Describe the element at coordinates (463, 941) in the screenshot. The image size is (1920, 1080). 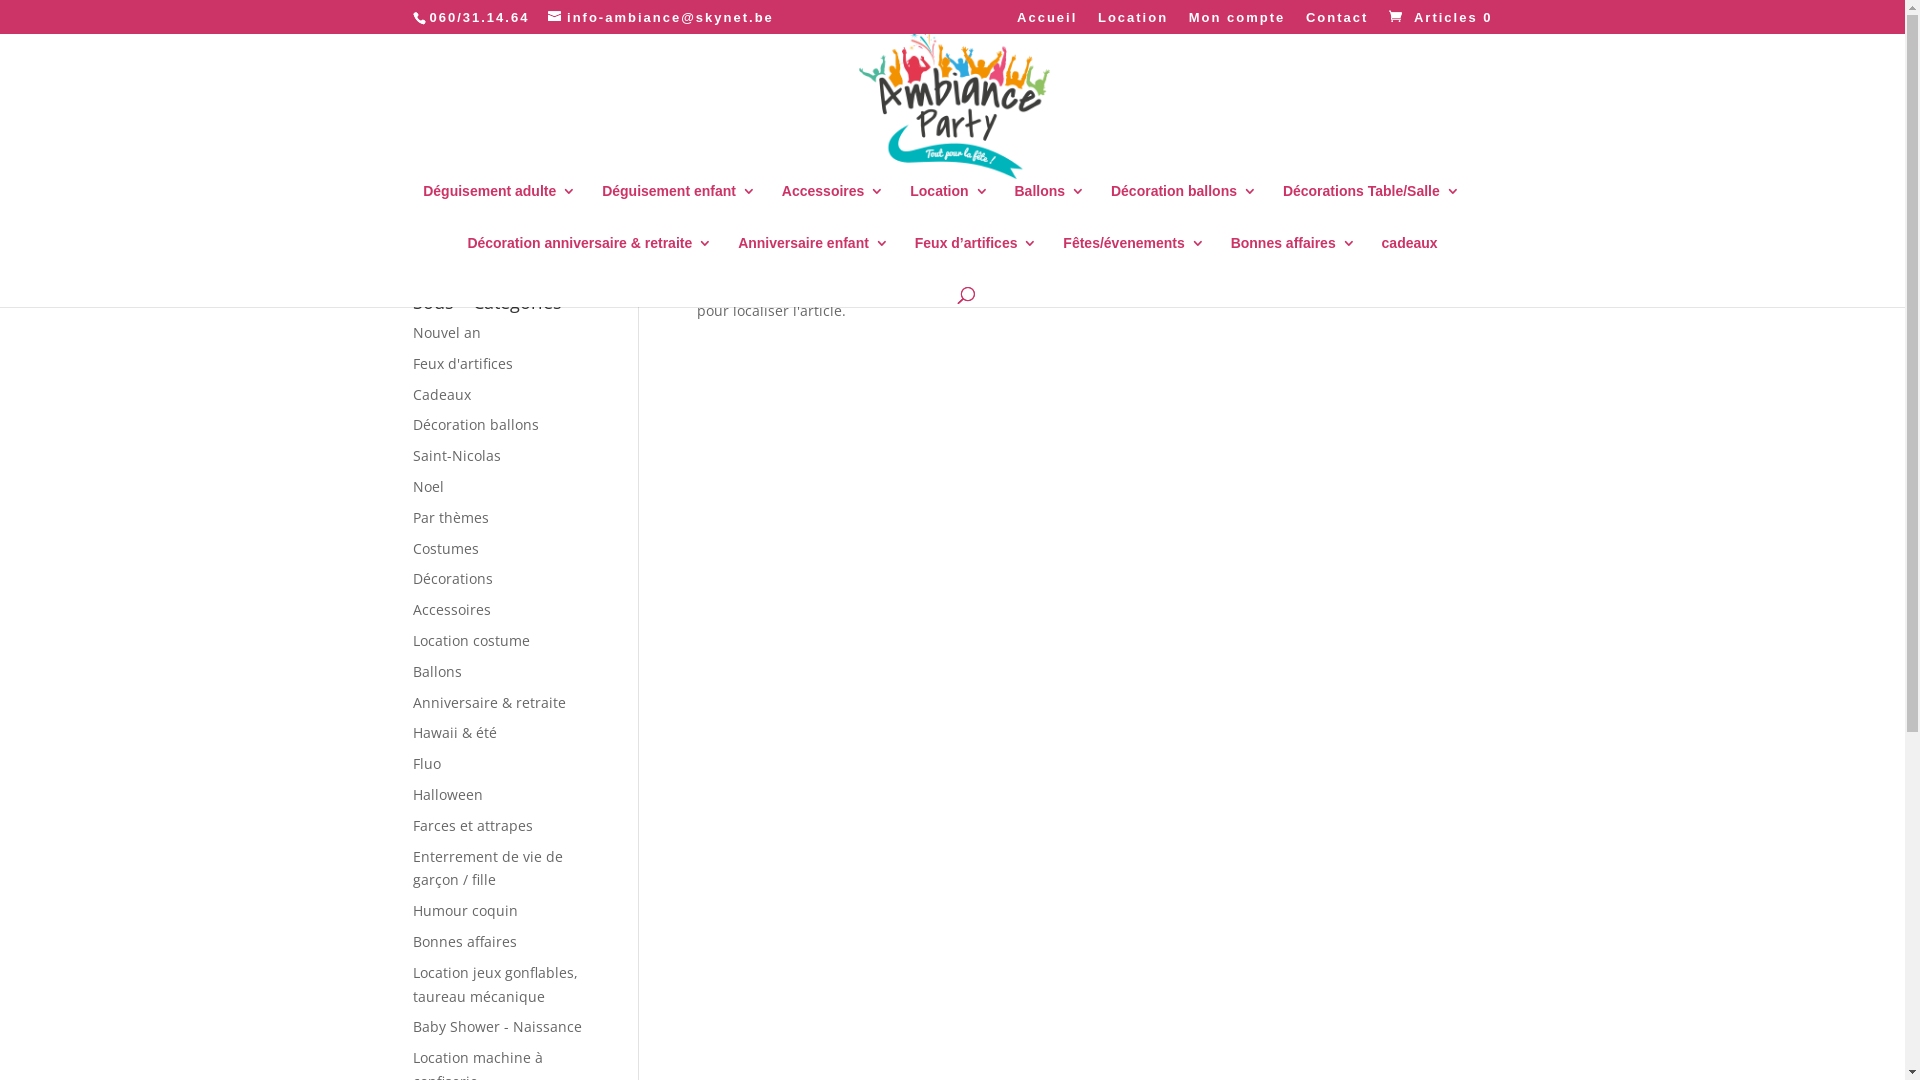
I see `'Bonnes affaires'` at that location.